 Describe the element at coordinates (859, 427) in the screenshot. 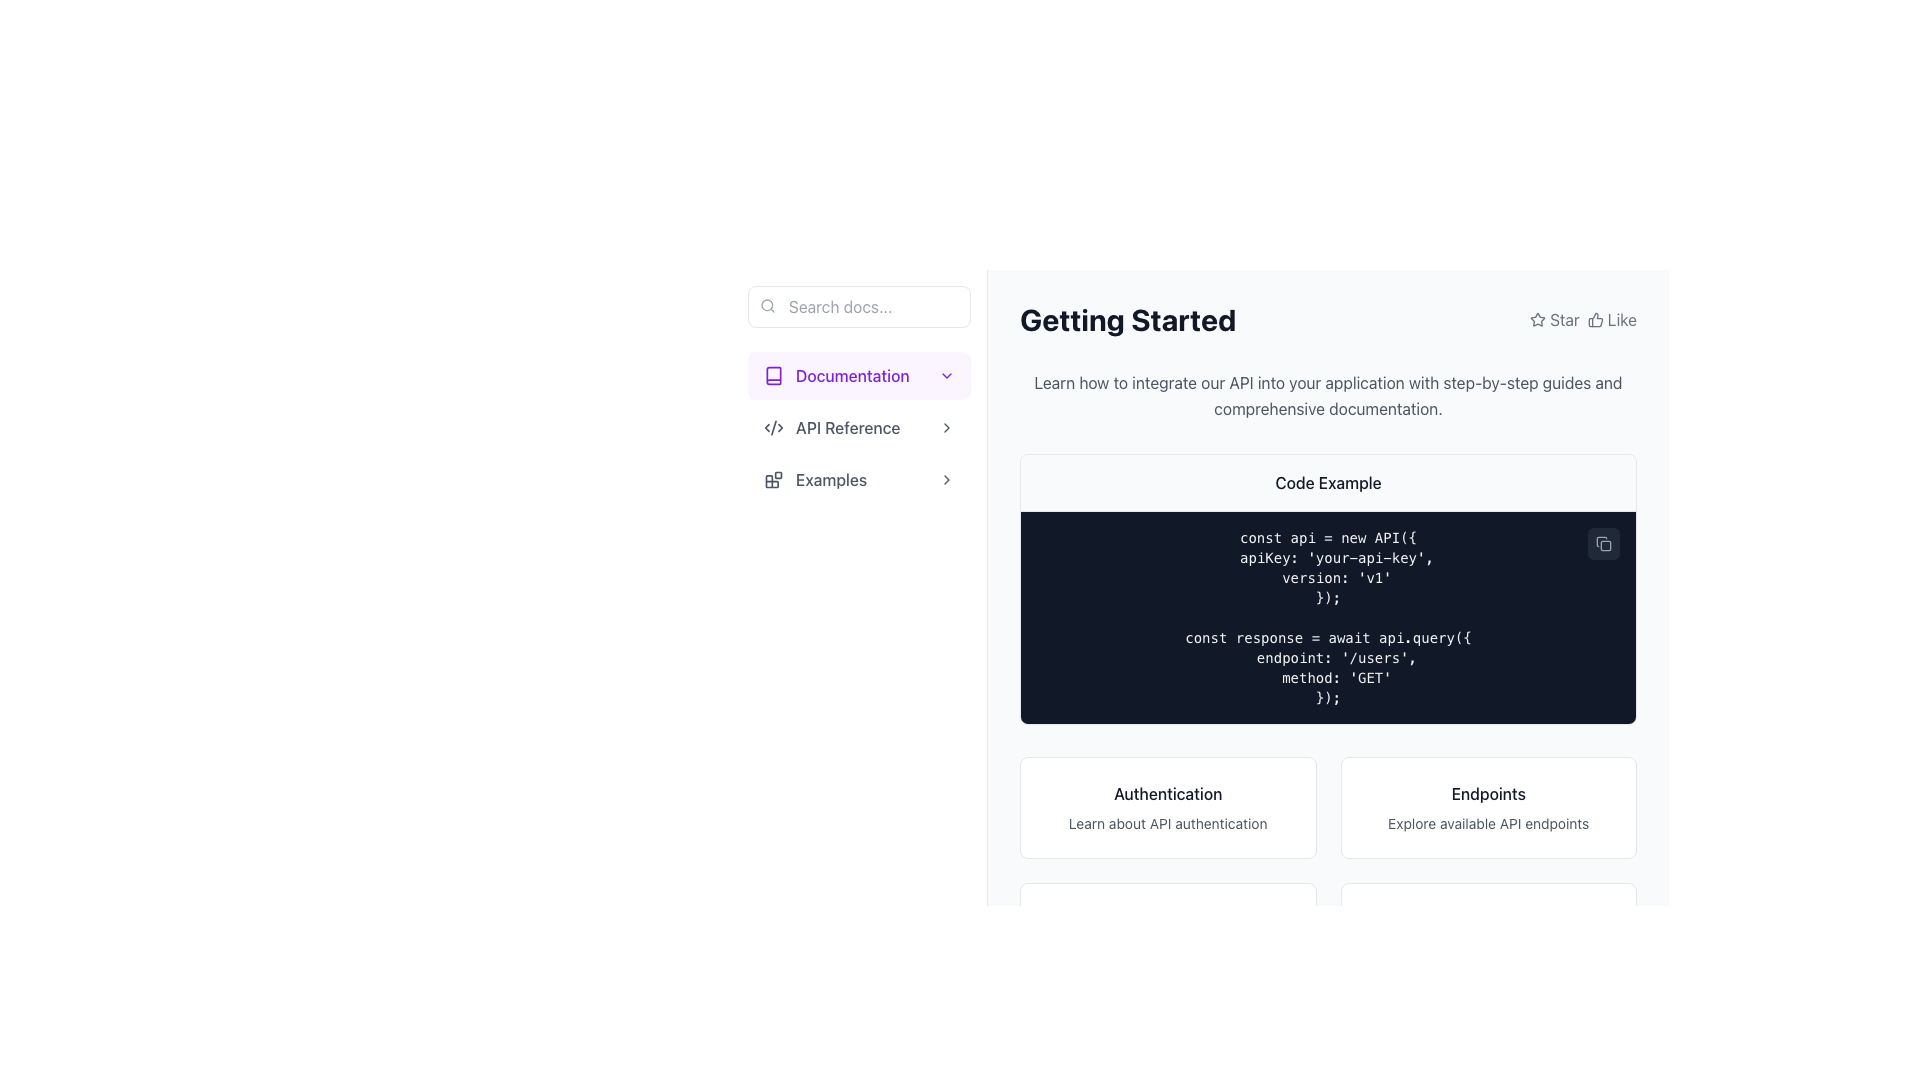

I see `the middle navigational list item titled 'API Reference' in the sidebar` at that location.